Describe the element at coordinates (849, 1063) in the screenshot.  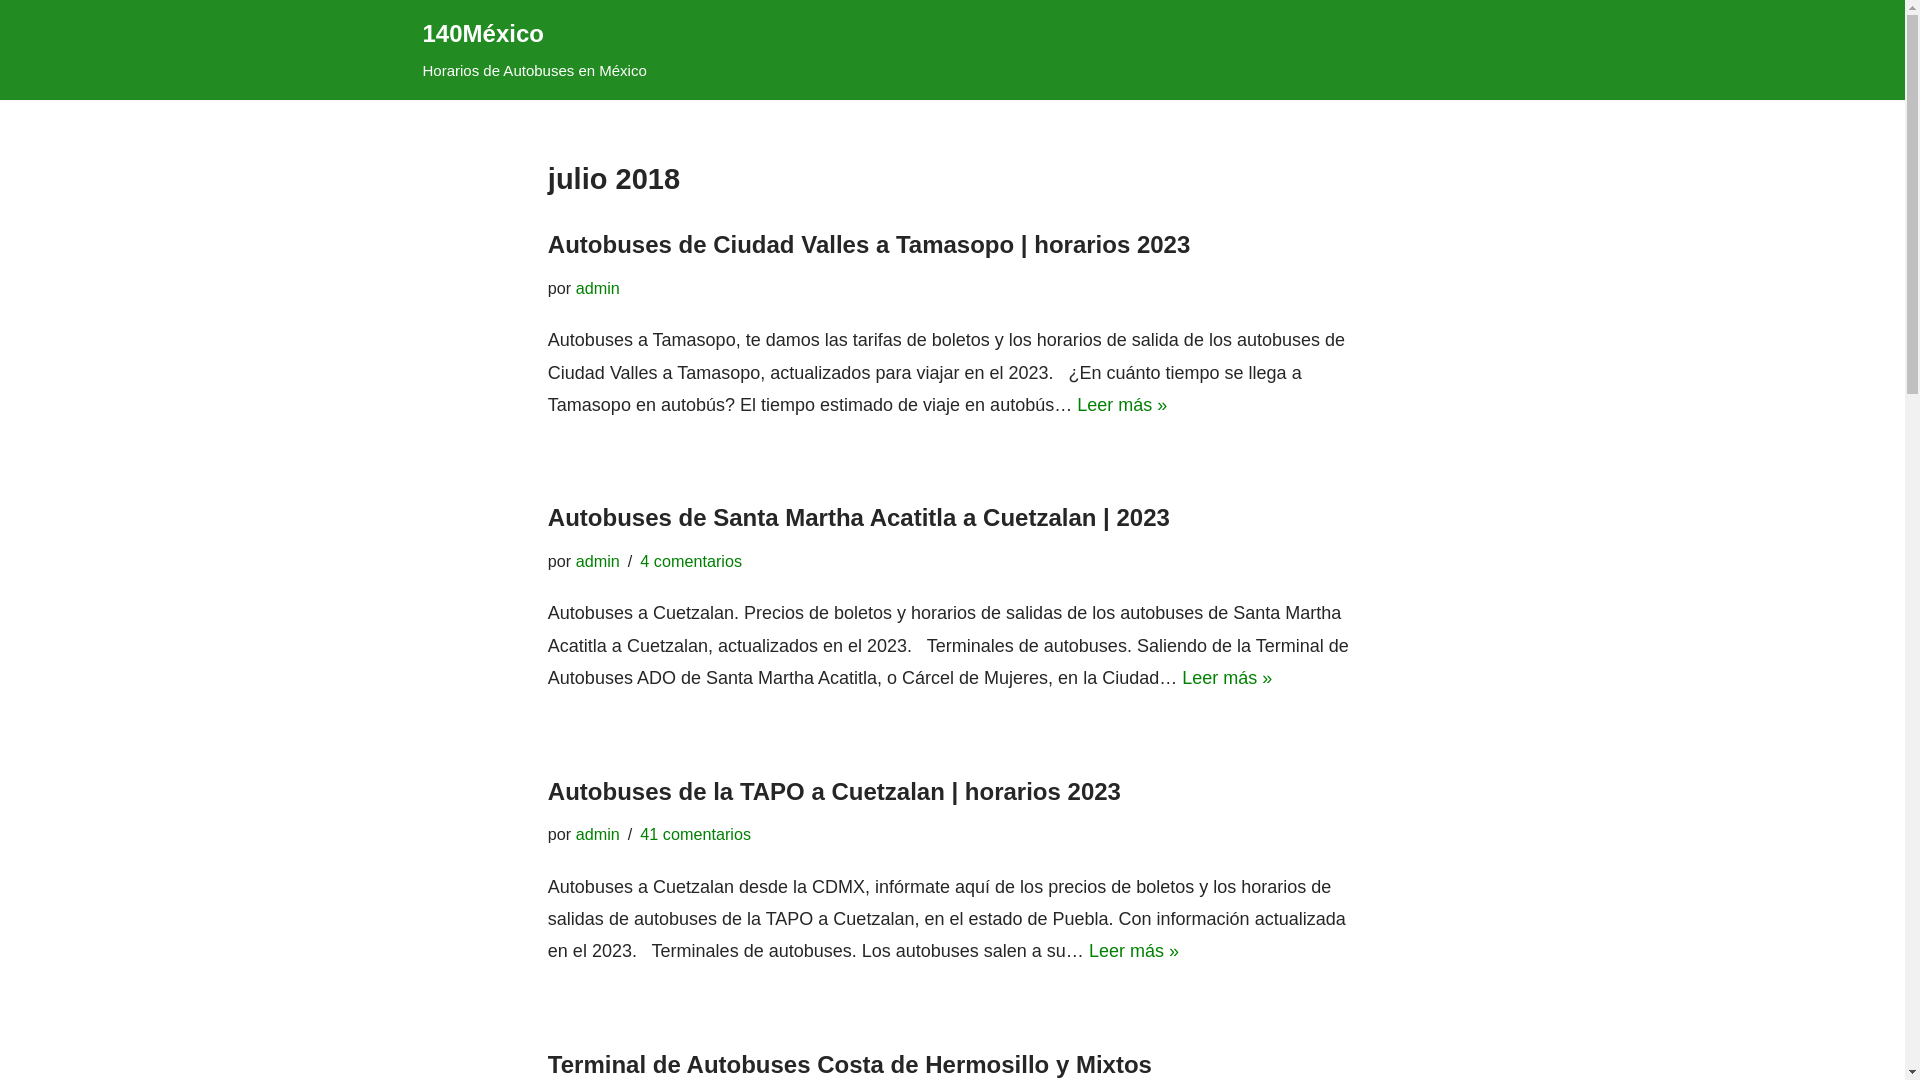
I see `'Terminal de Autobuses Costa de Hermosillo y Mixtos'` at that location.